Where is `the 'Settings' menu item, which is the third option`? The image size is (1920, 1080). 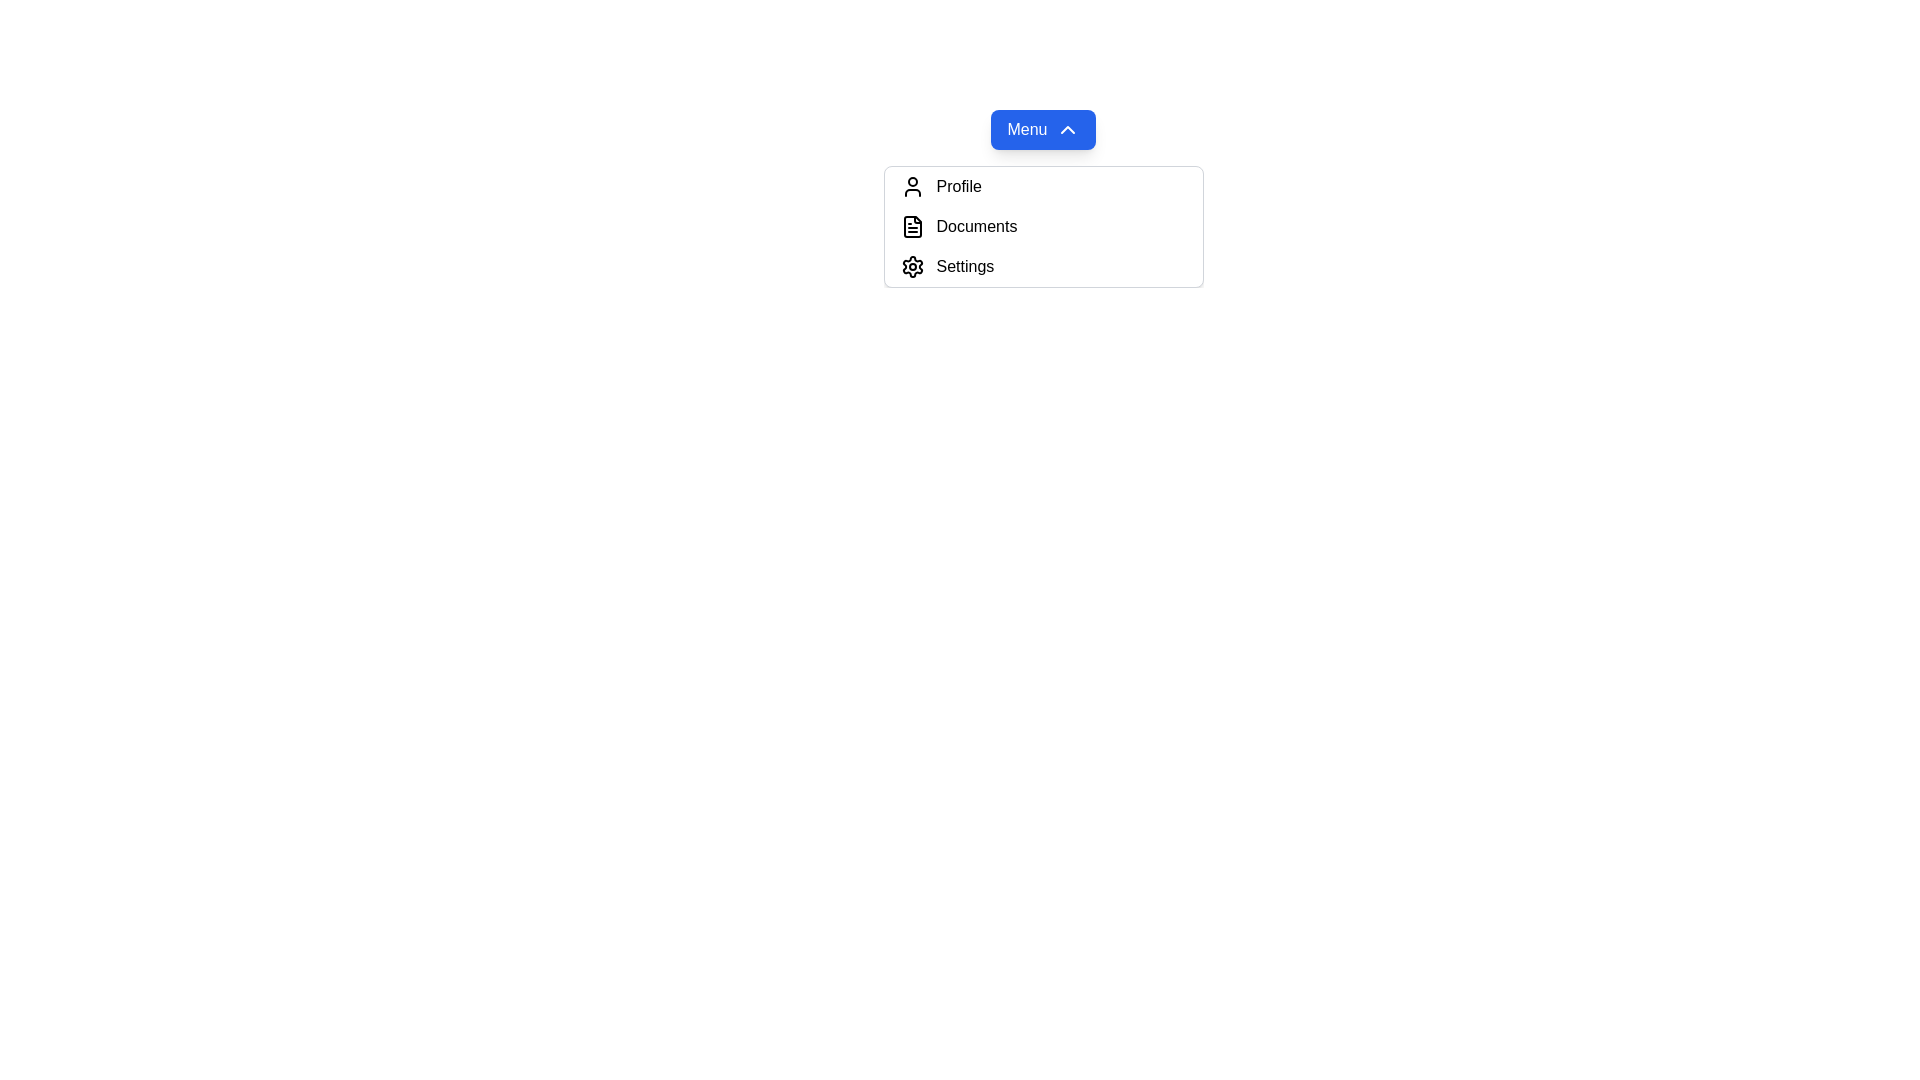
the 'Settings' menu item, which is the third option is located at coordinates (1042, 265).